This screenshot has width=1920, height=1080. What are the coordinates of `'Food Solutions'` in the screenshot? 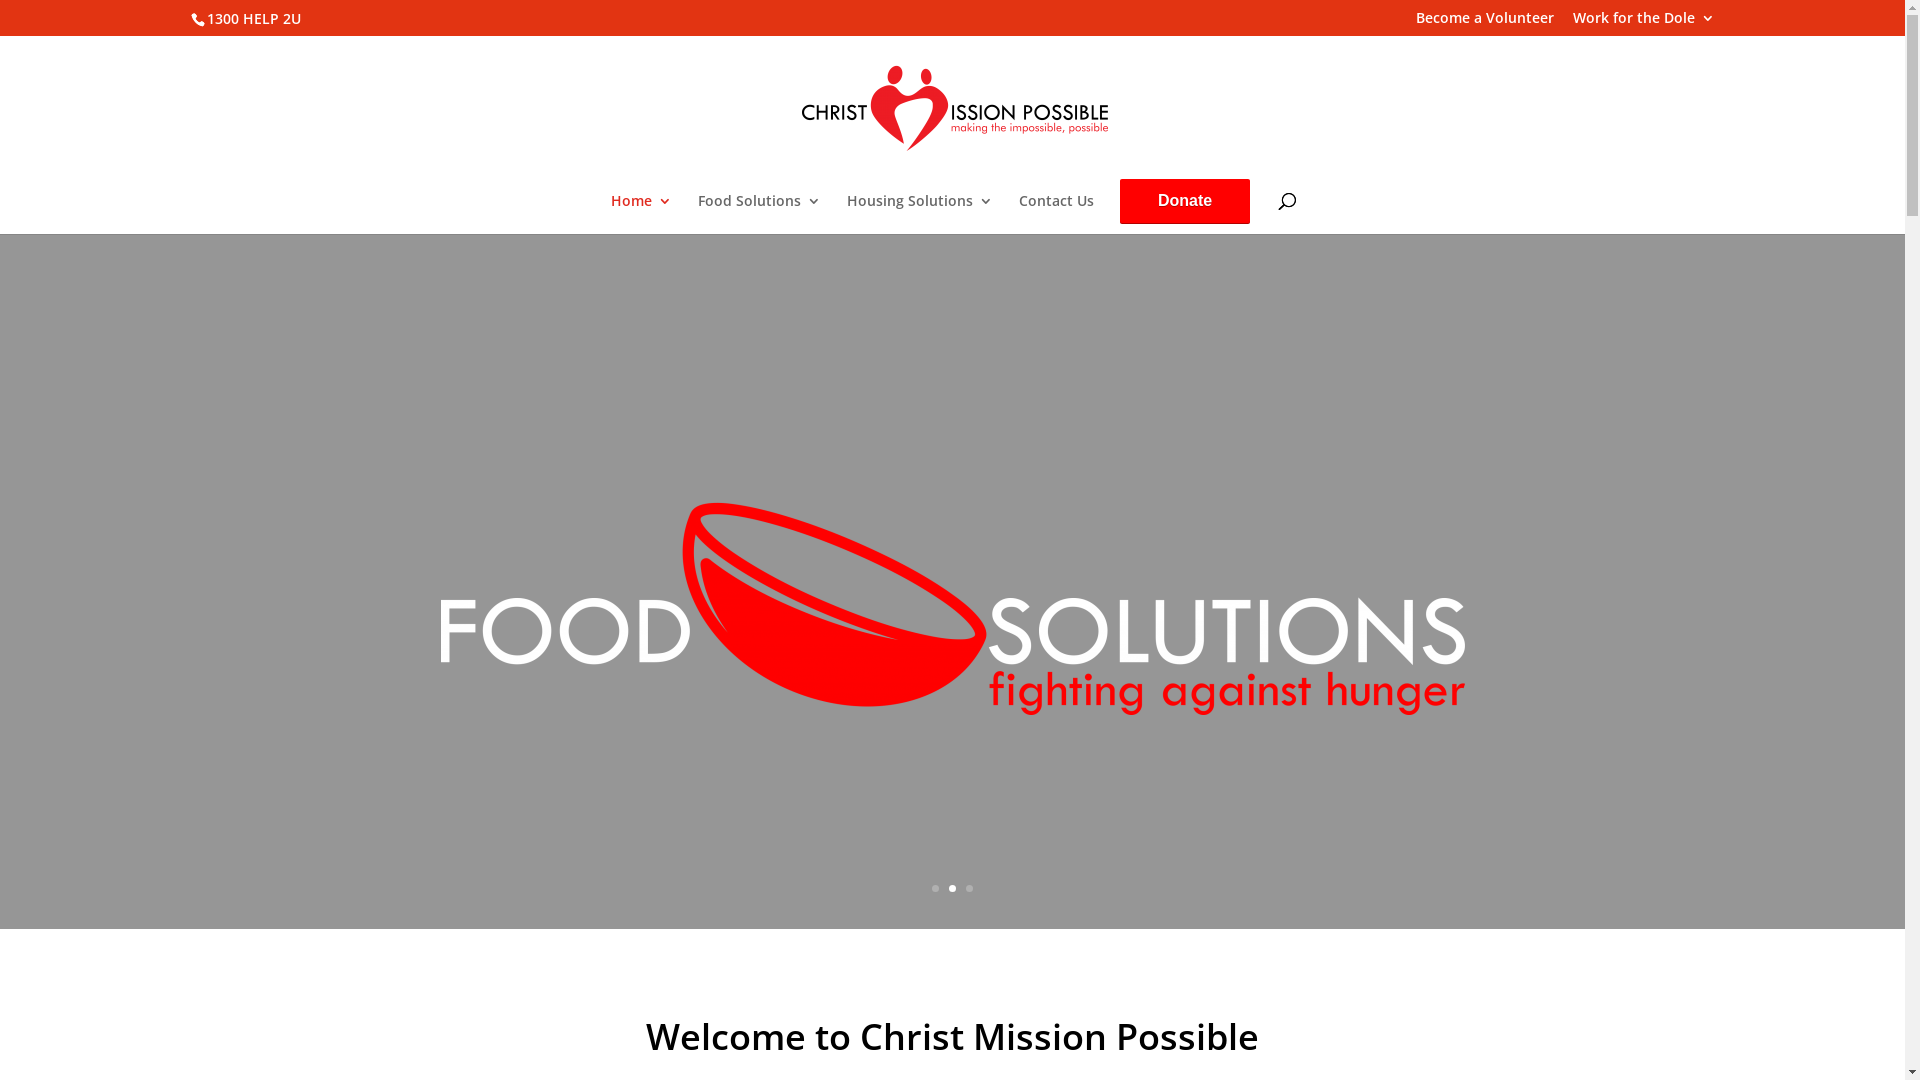 It's located at (758, 213).